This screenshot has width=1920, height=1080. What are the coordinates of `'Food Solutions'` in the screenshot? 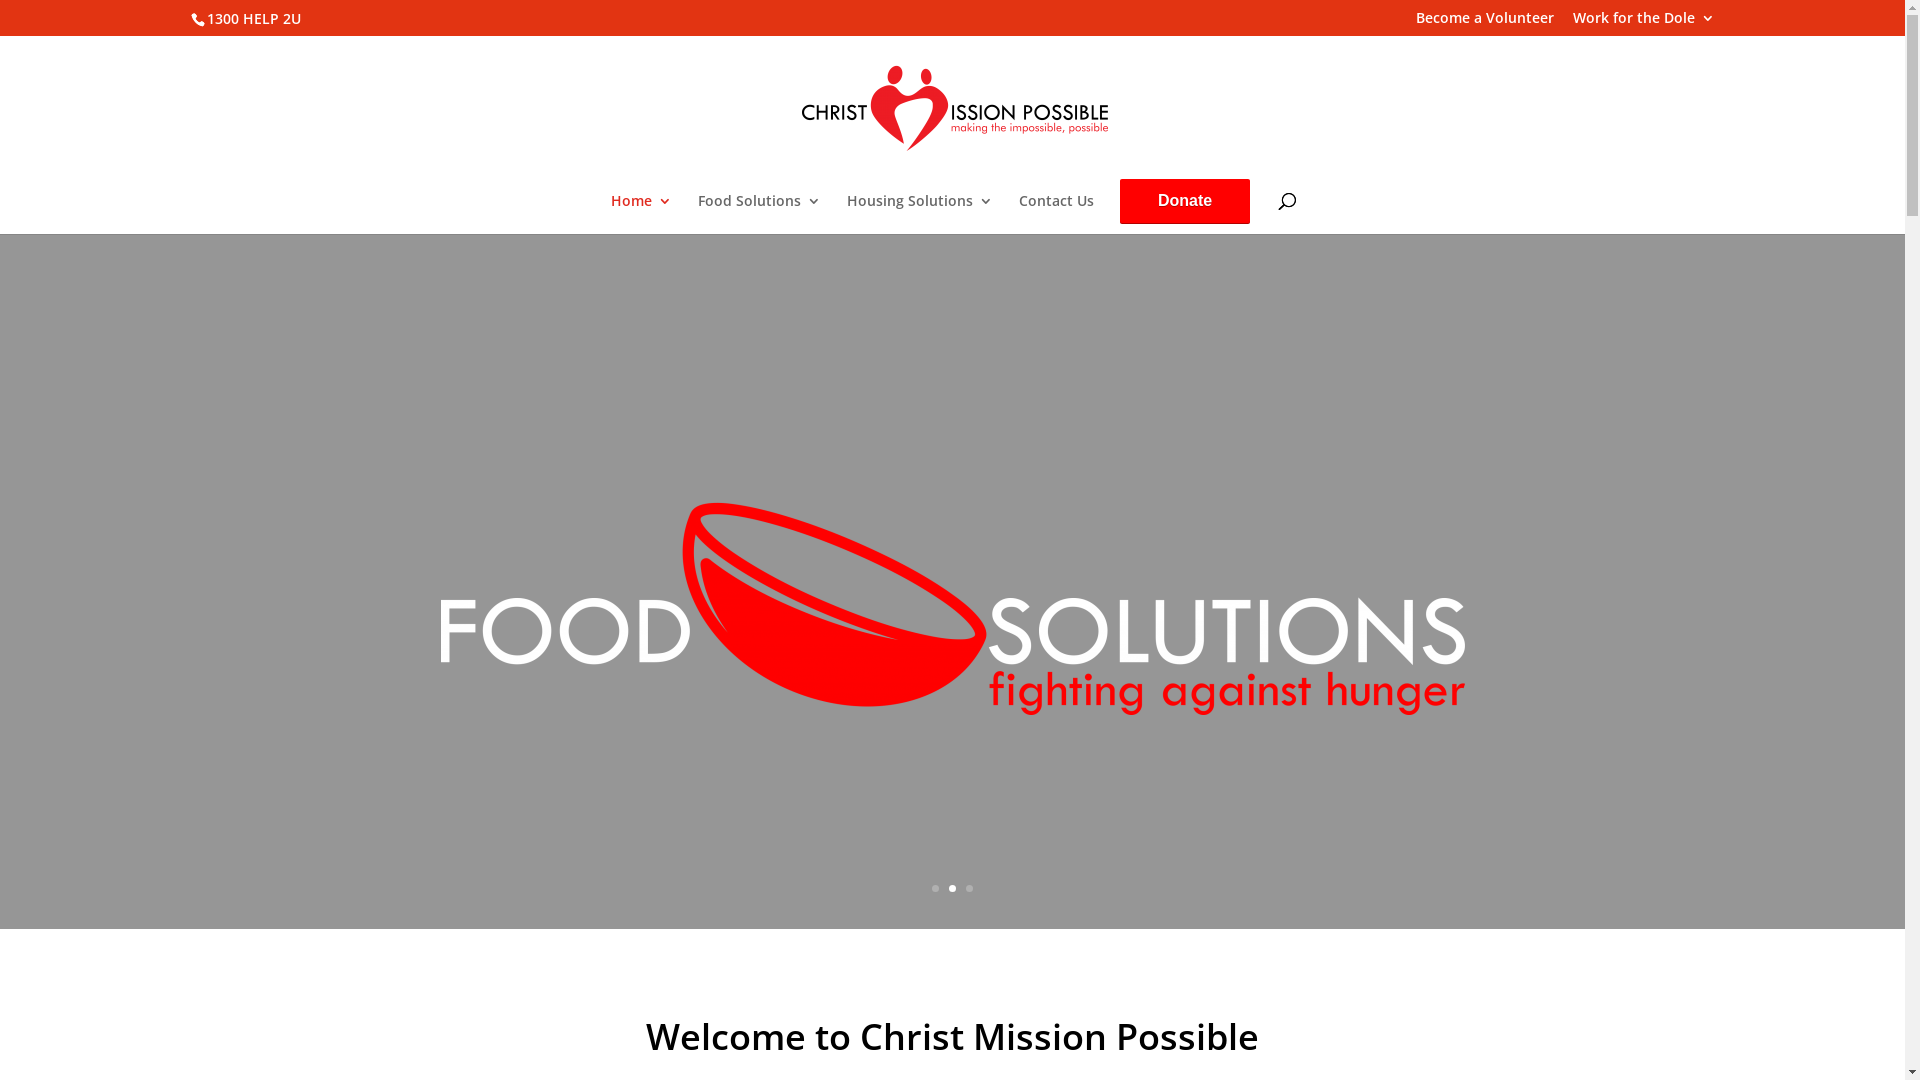 It's located at (758, 213).